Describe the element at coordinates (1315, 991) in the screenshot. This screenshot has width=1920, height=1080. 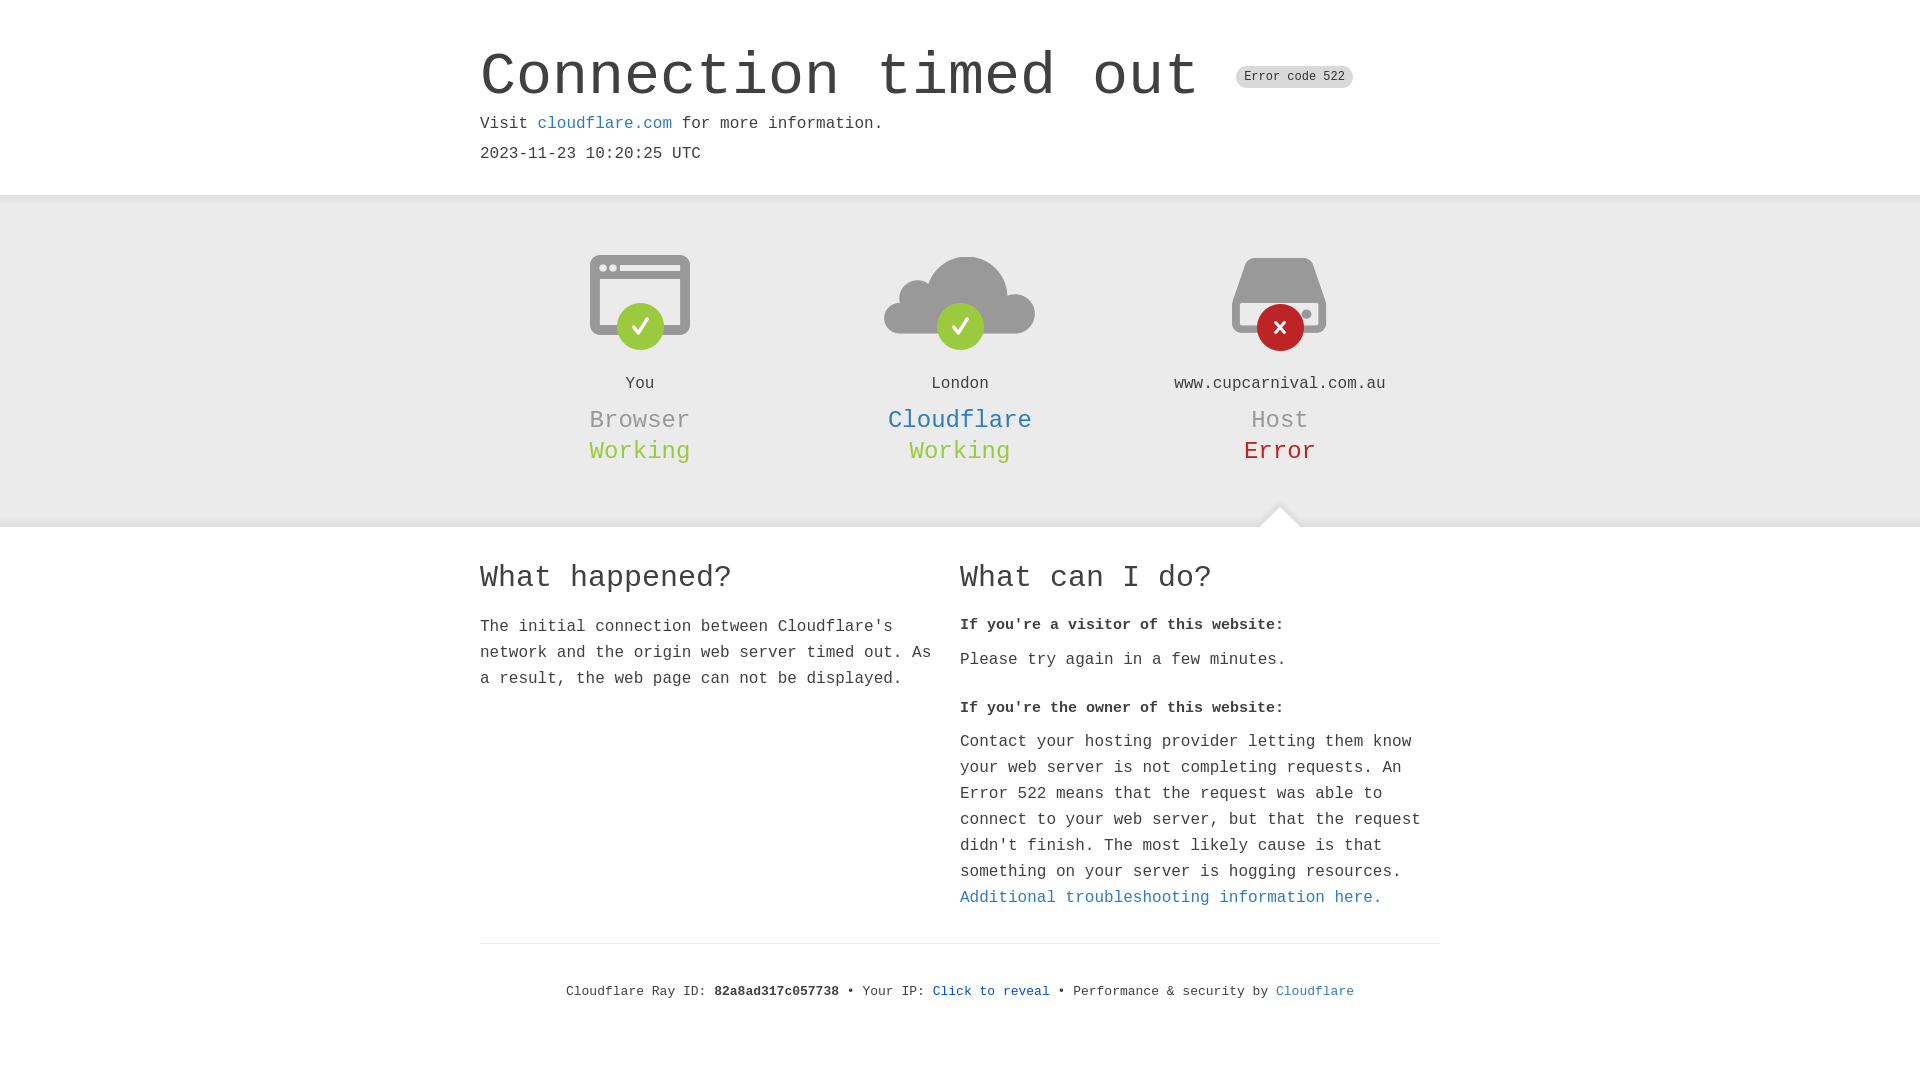
I see `'Cloudflare'` at that location.